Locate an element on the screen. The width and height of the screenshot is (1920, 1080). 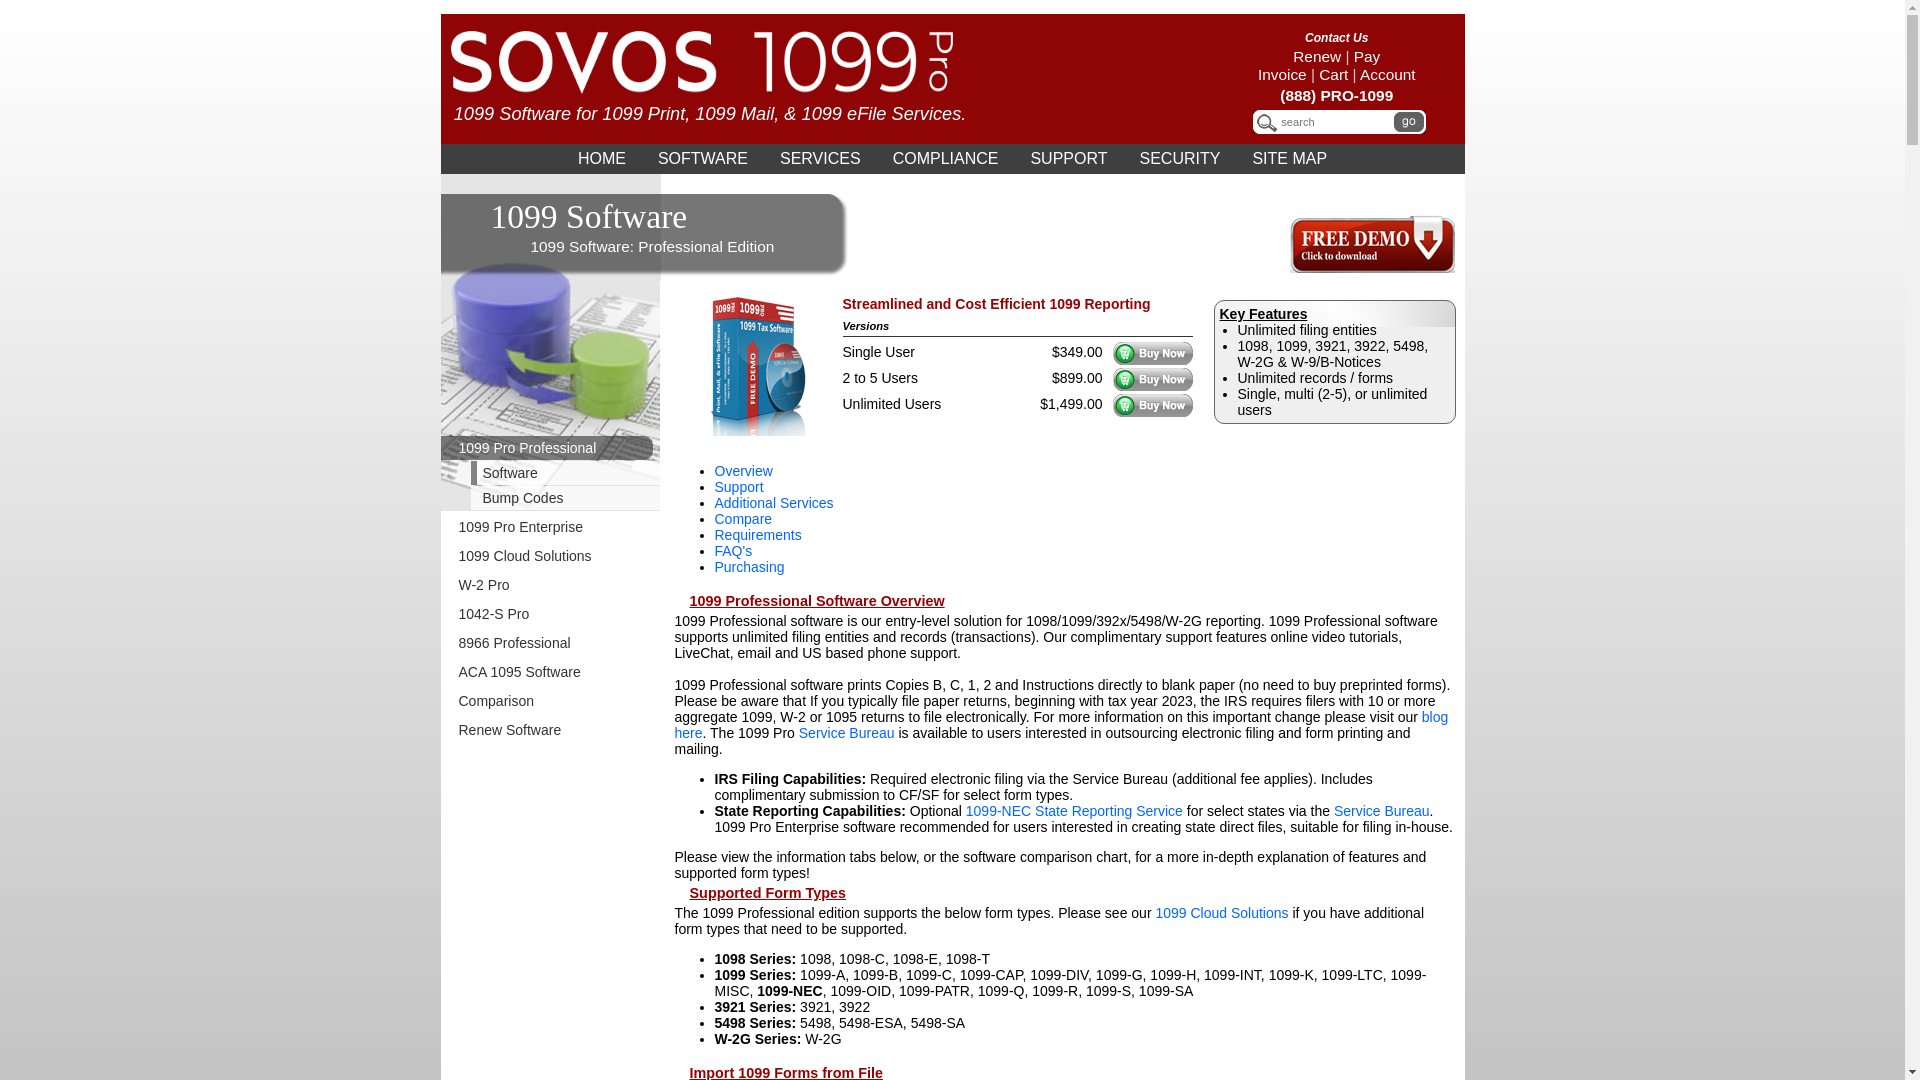
'Compare' is located at coordinates (742, 518).